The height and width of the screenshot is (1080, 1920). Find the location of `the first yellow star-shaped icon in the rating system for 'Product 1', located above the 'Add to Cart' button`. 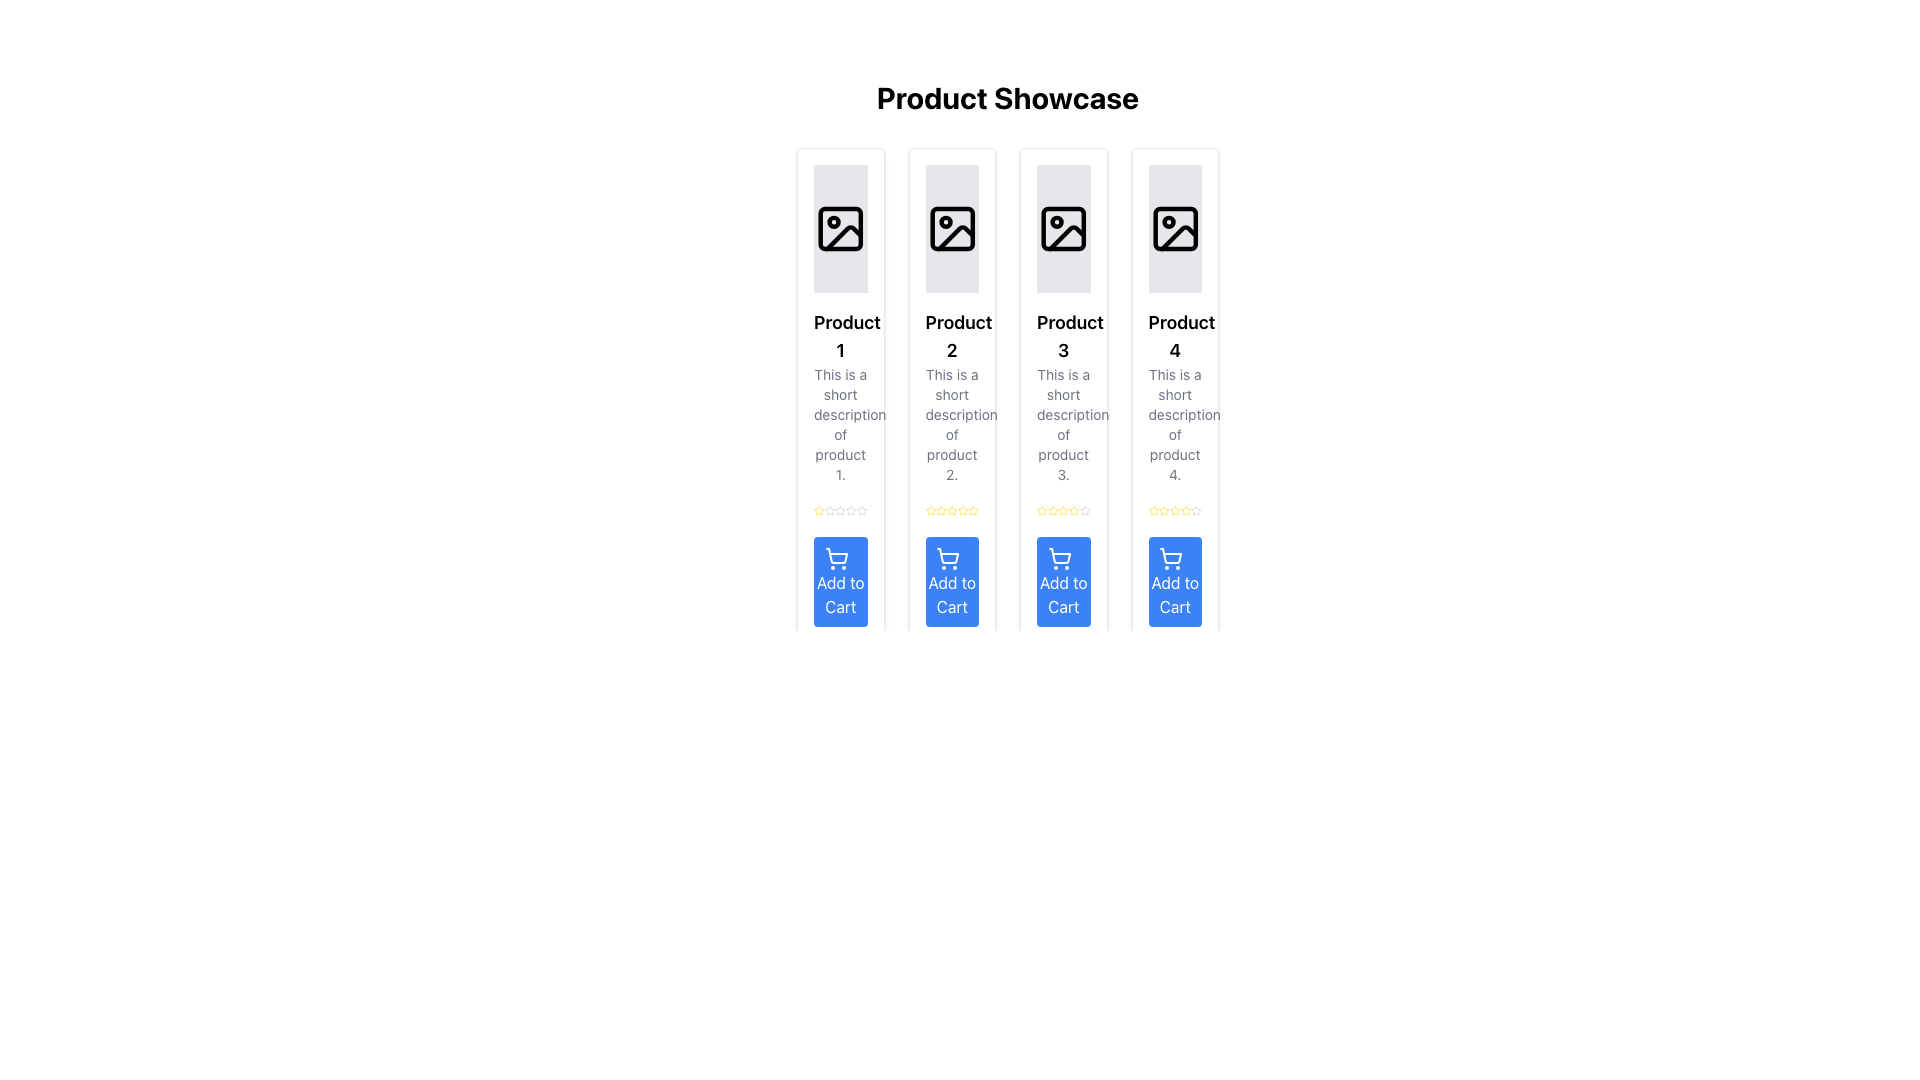

the first yellow star-shaped icon in the rating system for 'Product 1', located above the 'Add to Cart' button is located at coordinates (819, 509).